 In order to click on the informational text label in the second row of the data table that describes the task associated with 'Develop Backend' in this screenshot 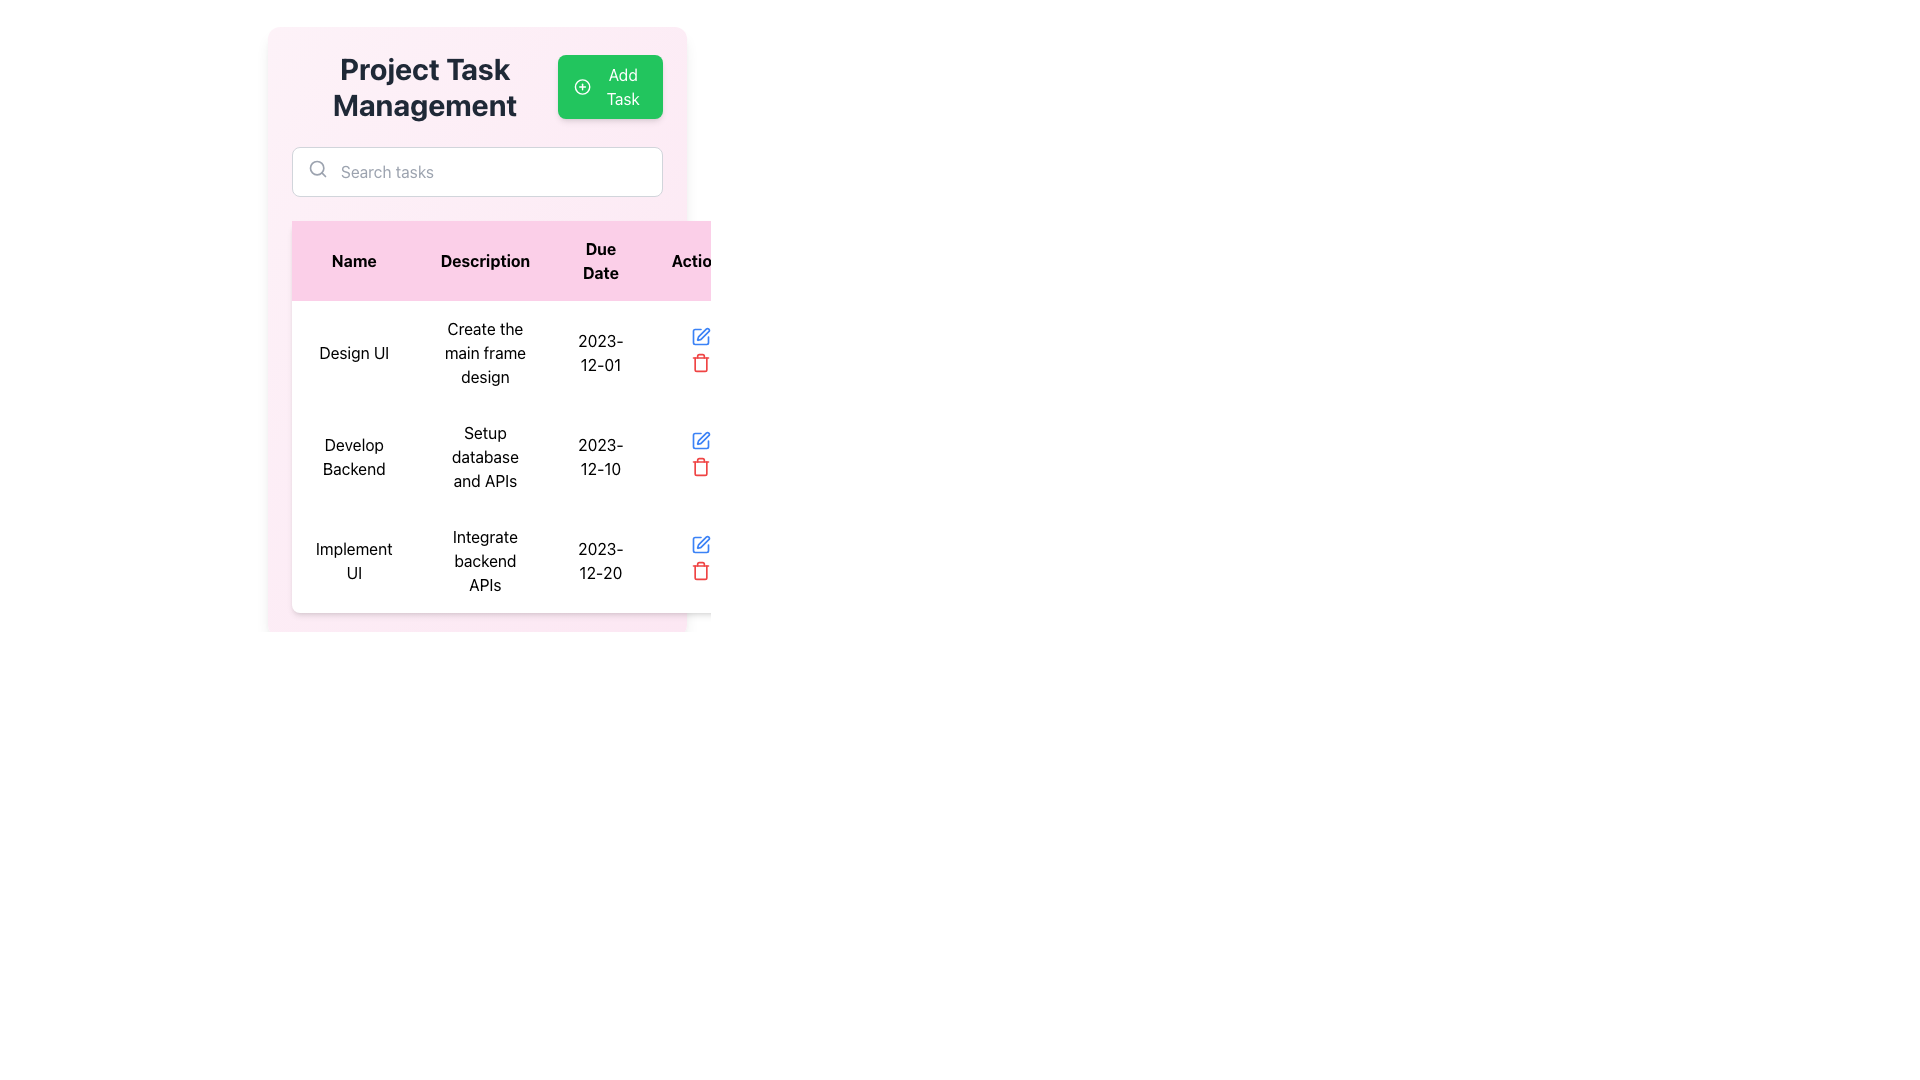, I will do `click(485, 456)`.